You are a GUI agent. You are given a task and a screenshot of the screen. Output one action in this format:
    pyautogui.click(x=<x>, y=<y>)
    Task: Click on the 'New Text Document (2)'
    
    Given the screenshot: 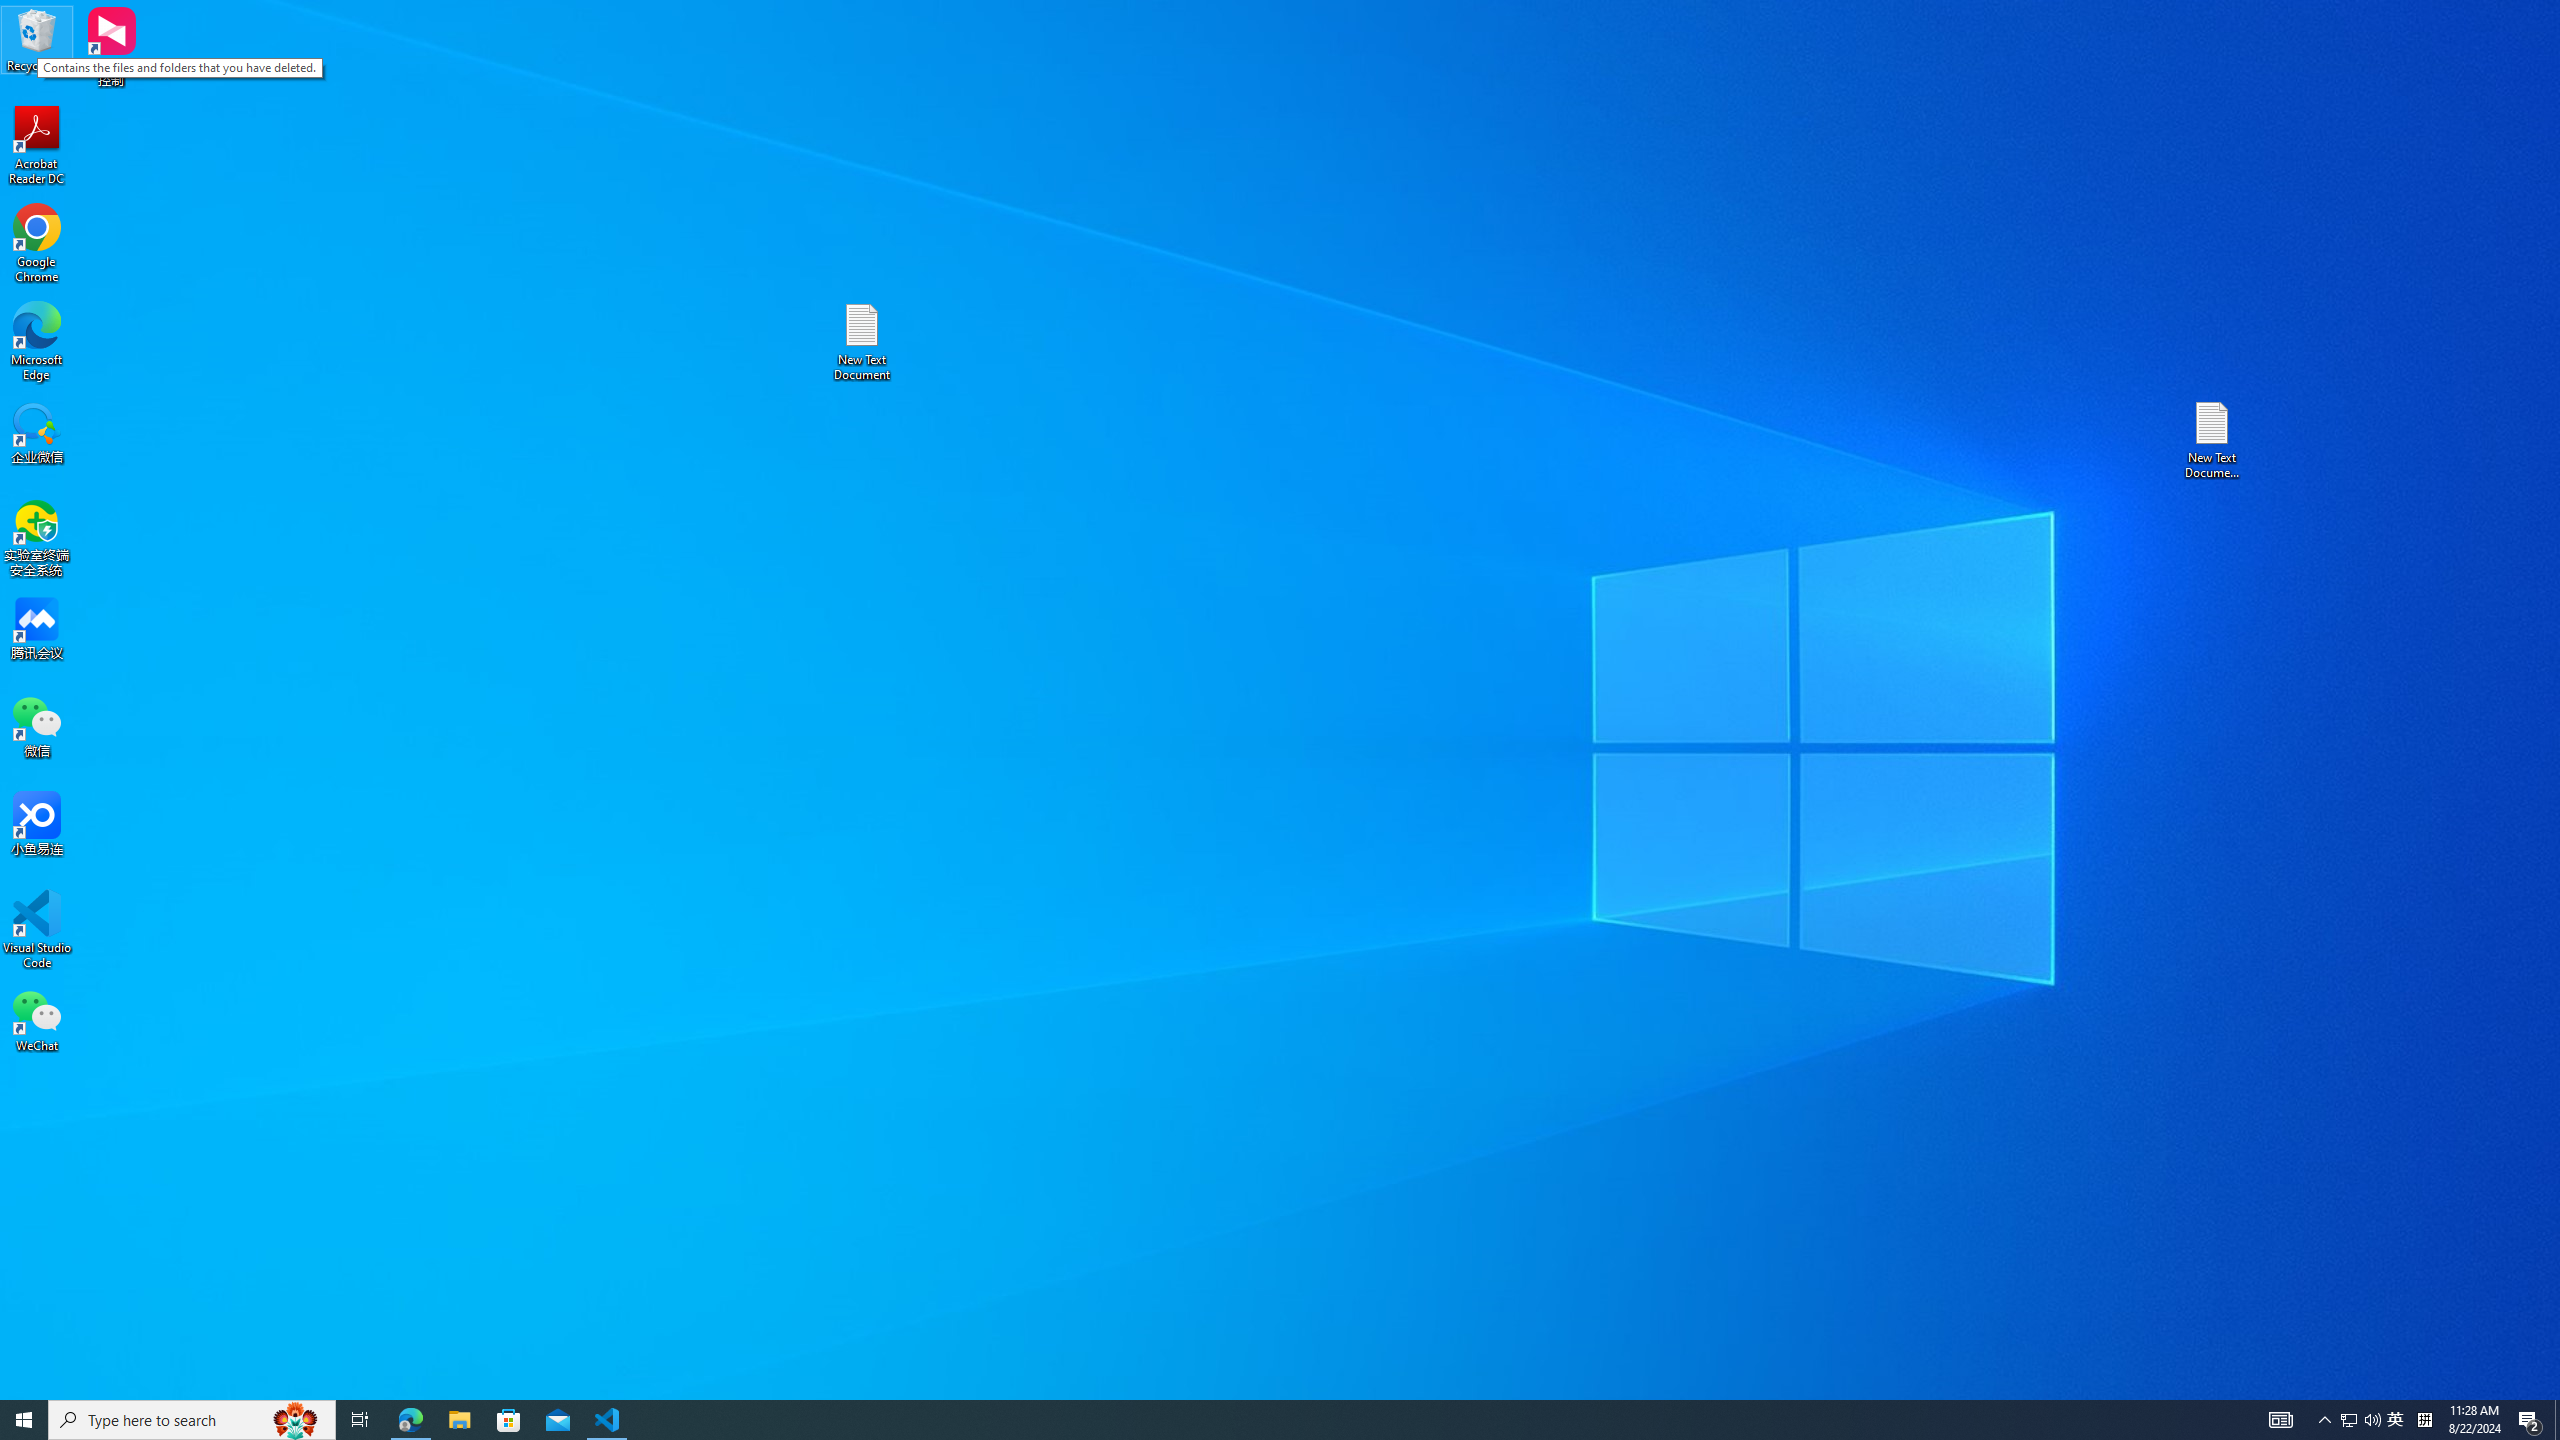 What is the action you would take?
    pyautogui.click(x=2213, y=438)
    